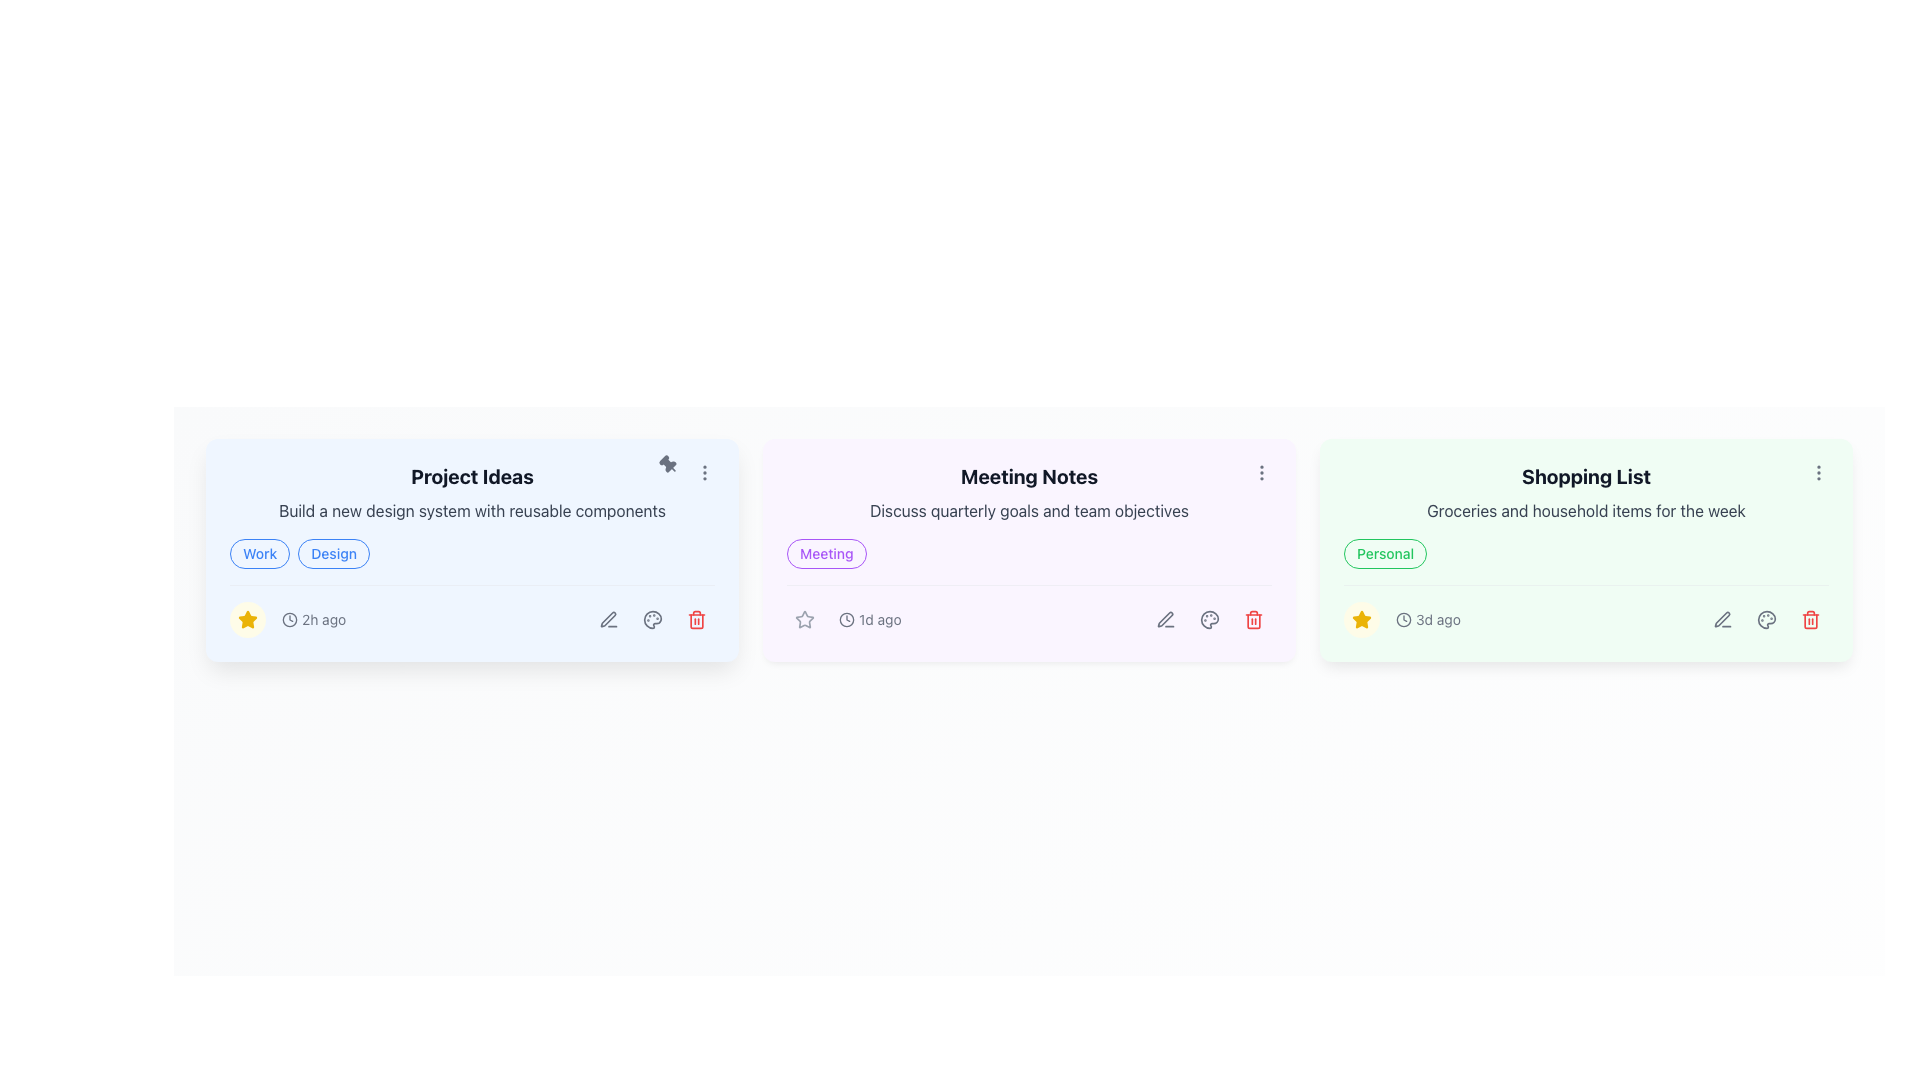 This screenshot has width=1920, height=1080. I want to click on the text display area that presents a title and a brief description for a project idea, located in the first card of a horizontally-aligned set of cards, above the tags and timestamp, so click(471, 493).